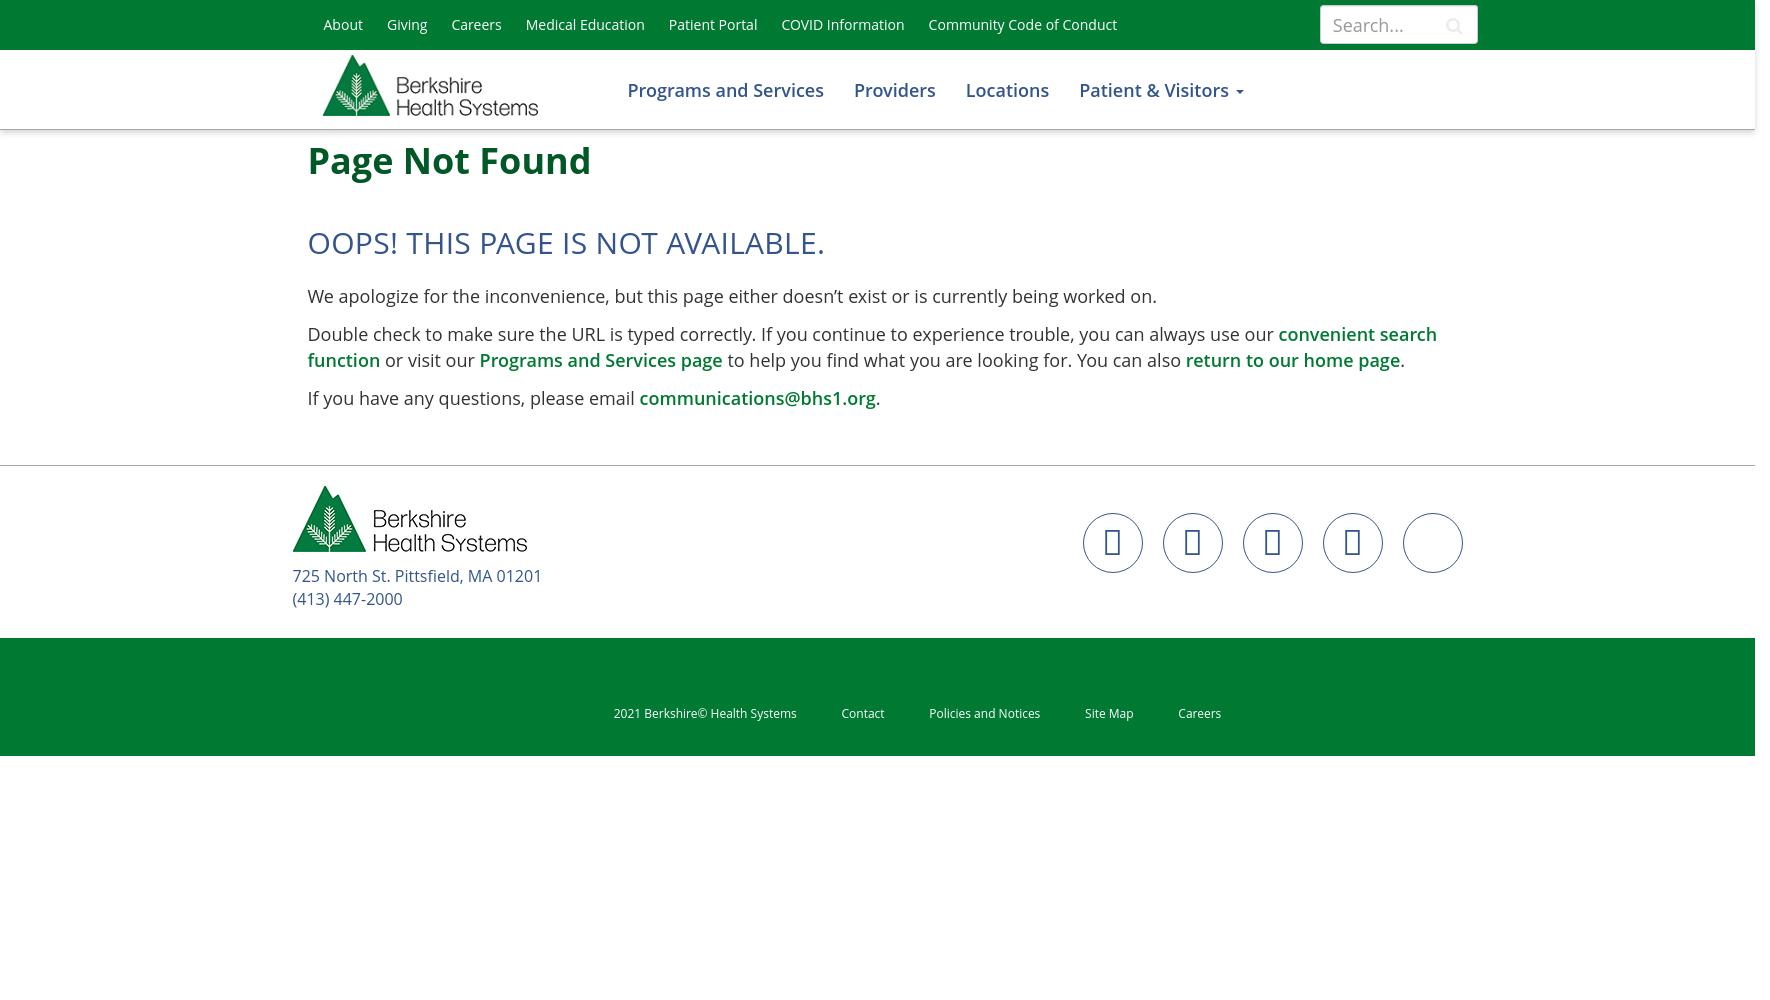 This screenshot has width=1770, height=1000. Describe the element at coordinates (305, 241) in the screenshot. I see `'Oops! This page is not available.'` at that location.